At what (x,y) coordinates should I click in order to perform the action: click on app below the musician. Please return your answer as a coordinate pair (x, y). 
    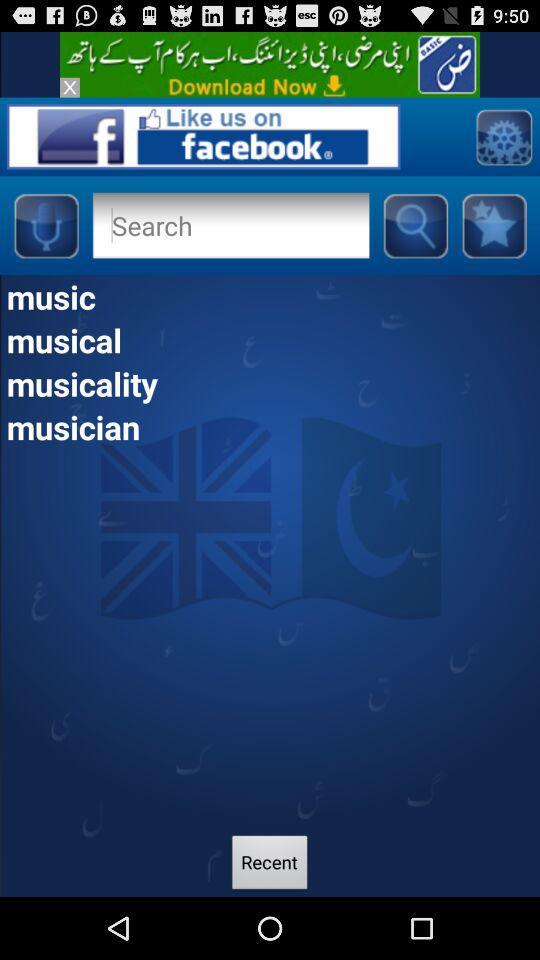
    Looking at the image, I should click on (270, 864).